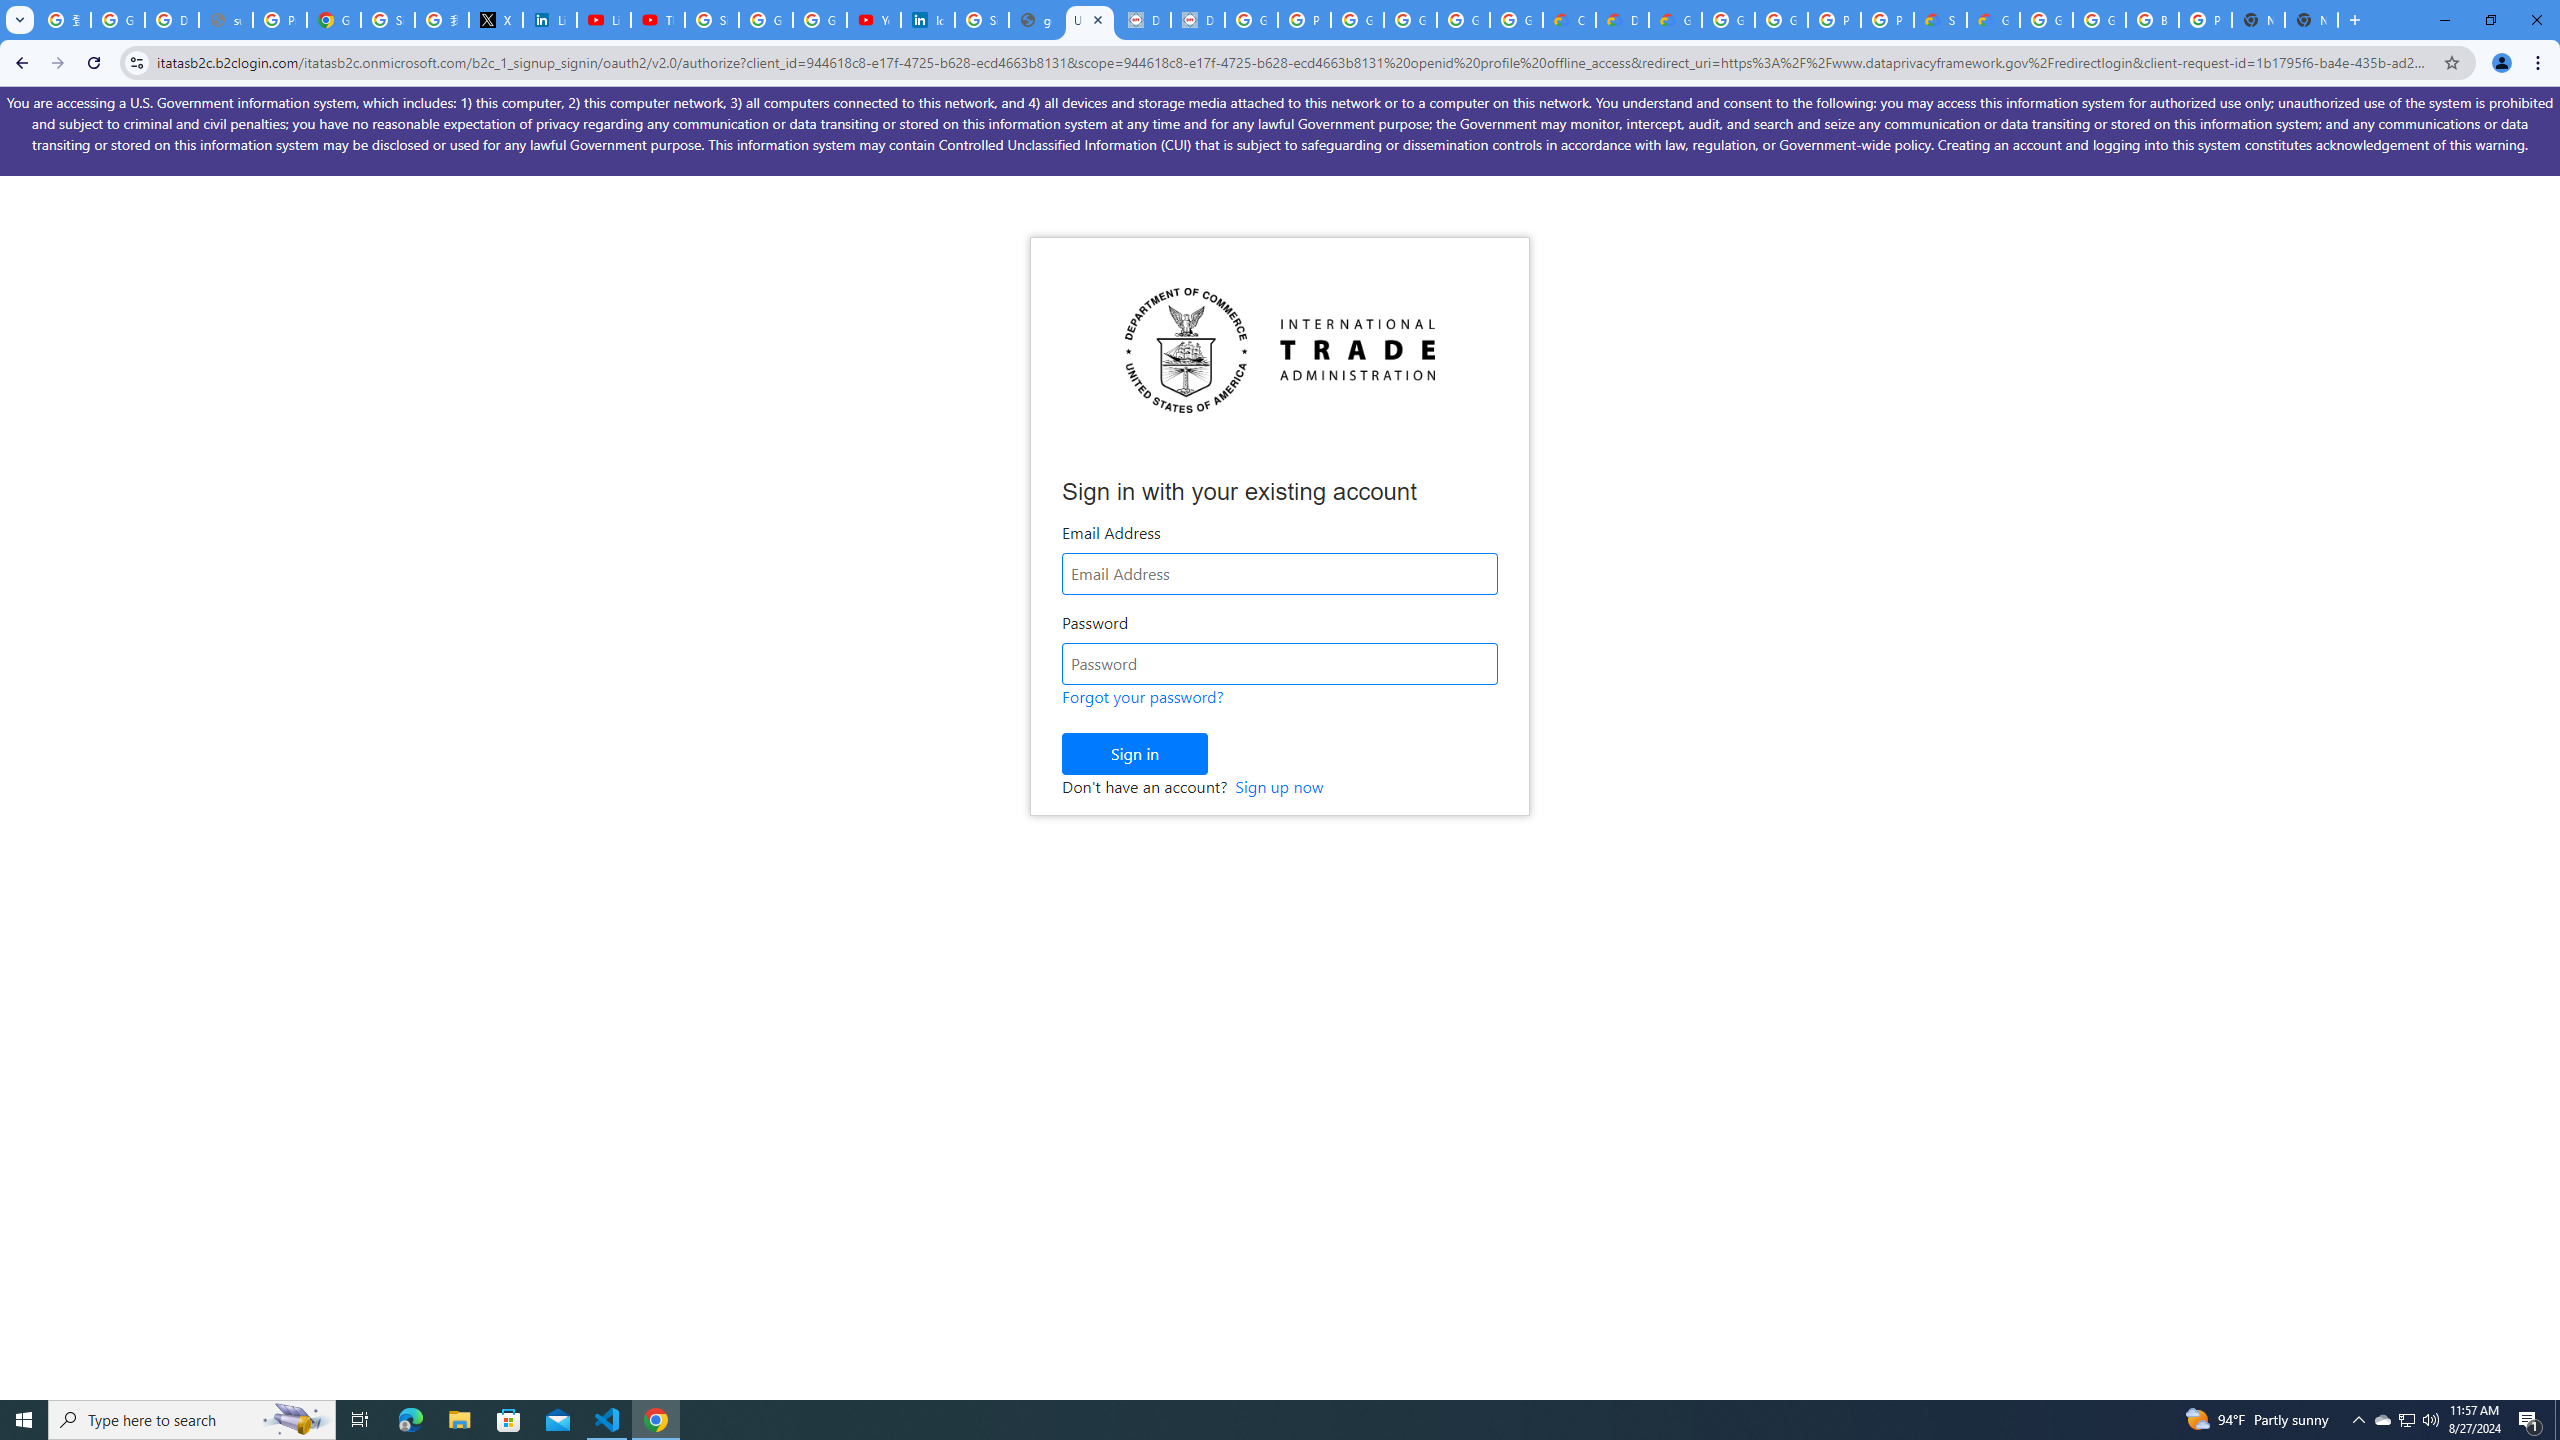  Describe the element at coordinates (2311, 19) in the screenshot. I see `'New Tab'` at that location.